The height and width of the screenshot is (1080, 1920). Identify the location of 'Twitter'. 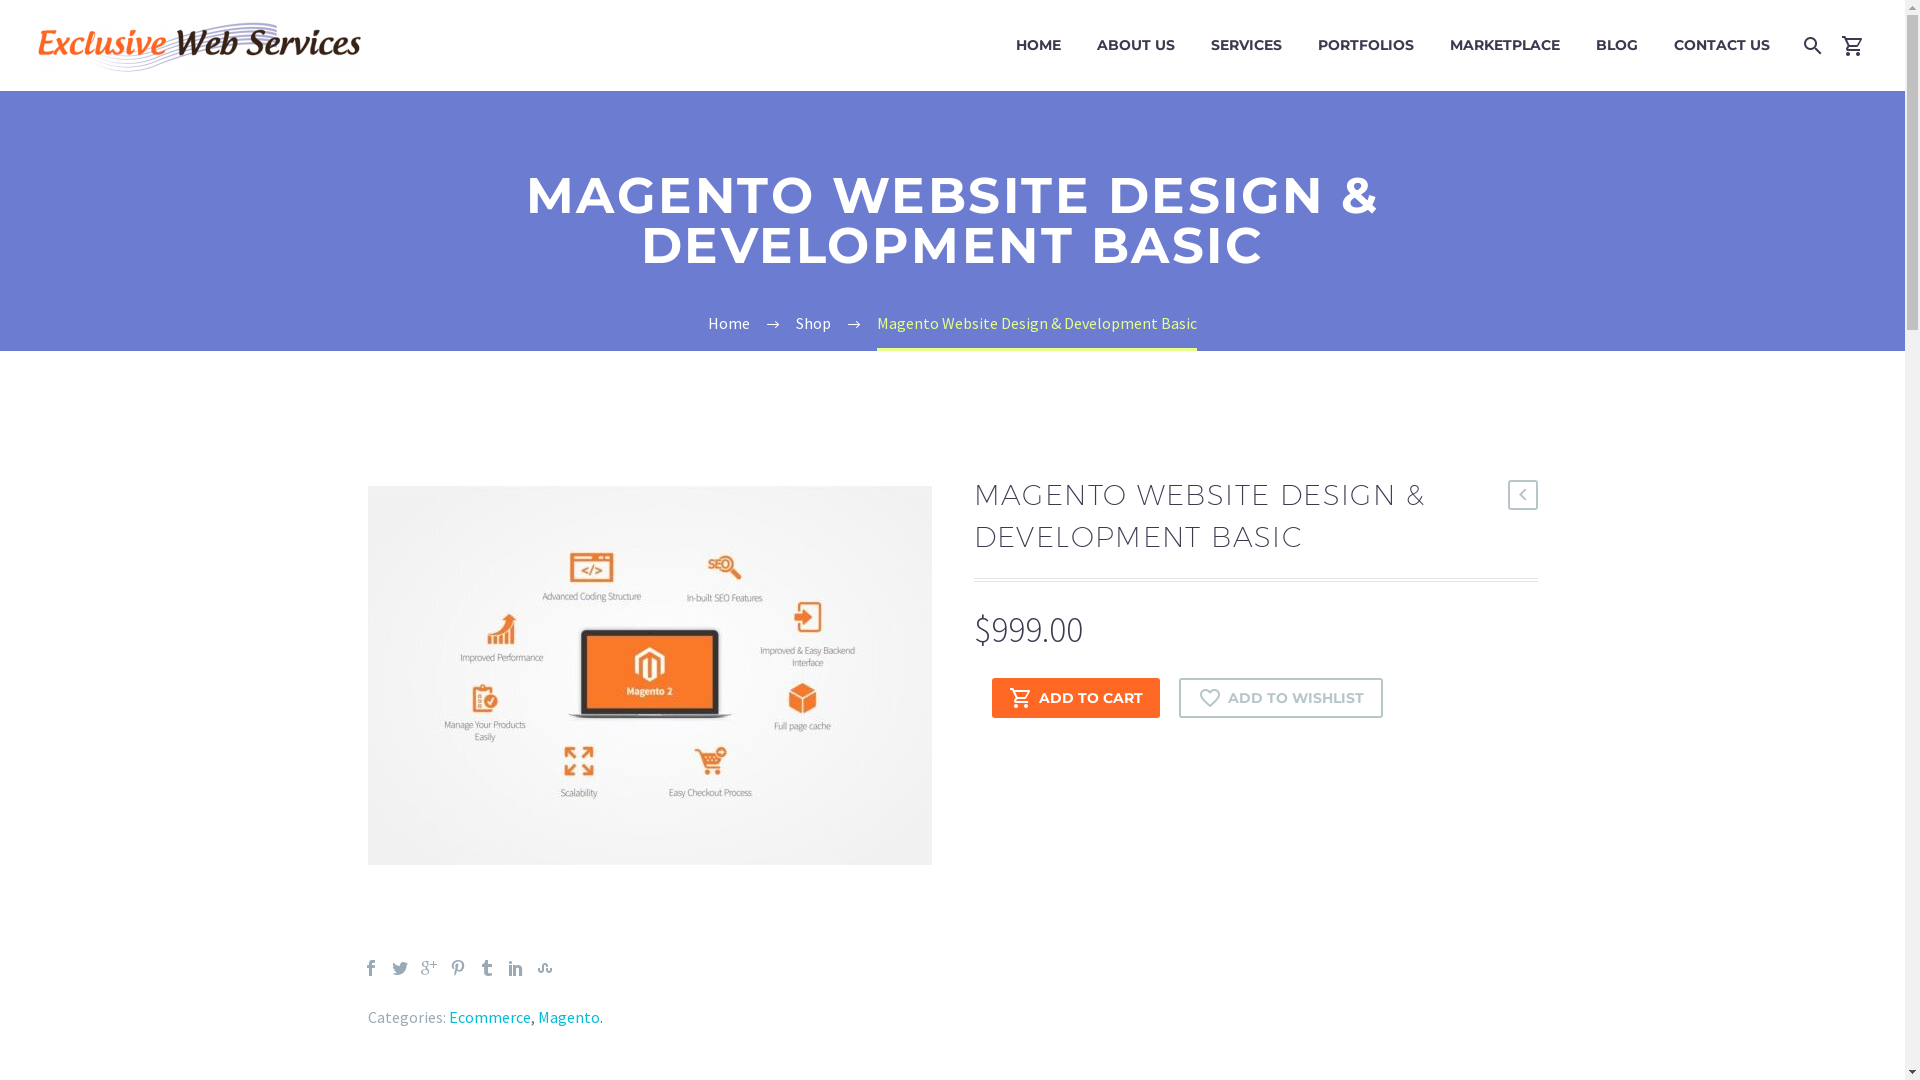
(399, 967).